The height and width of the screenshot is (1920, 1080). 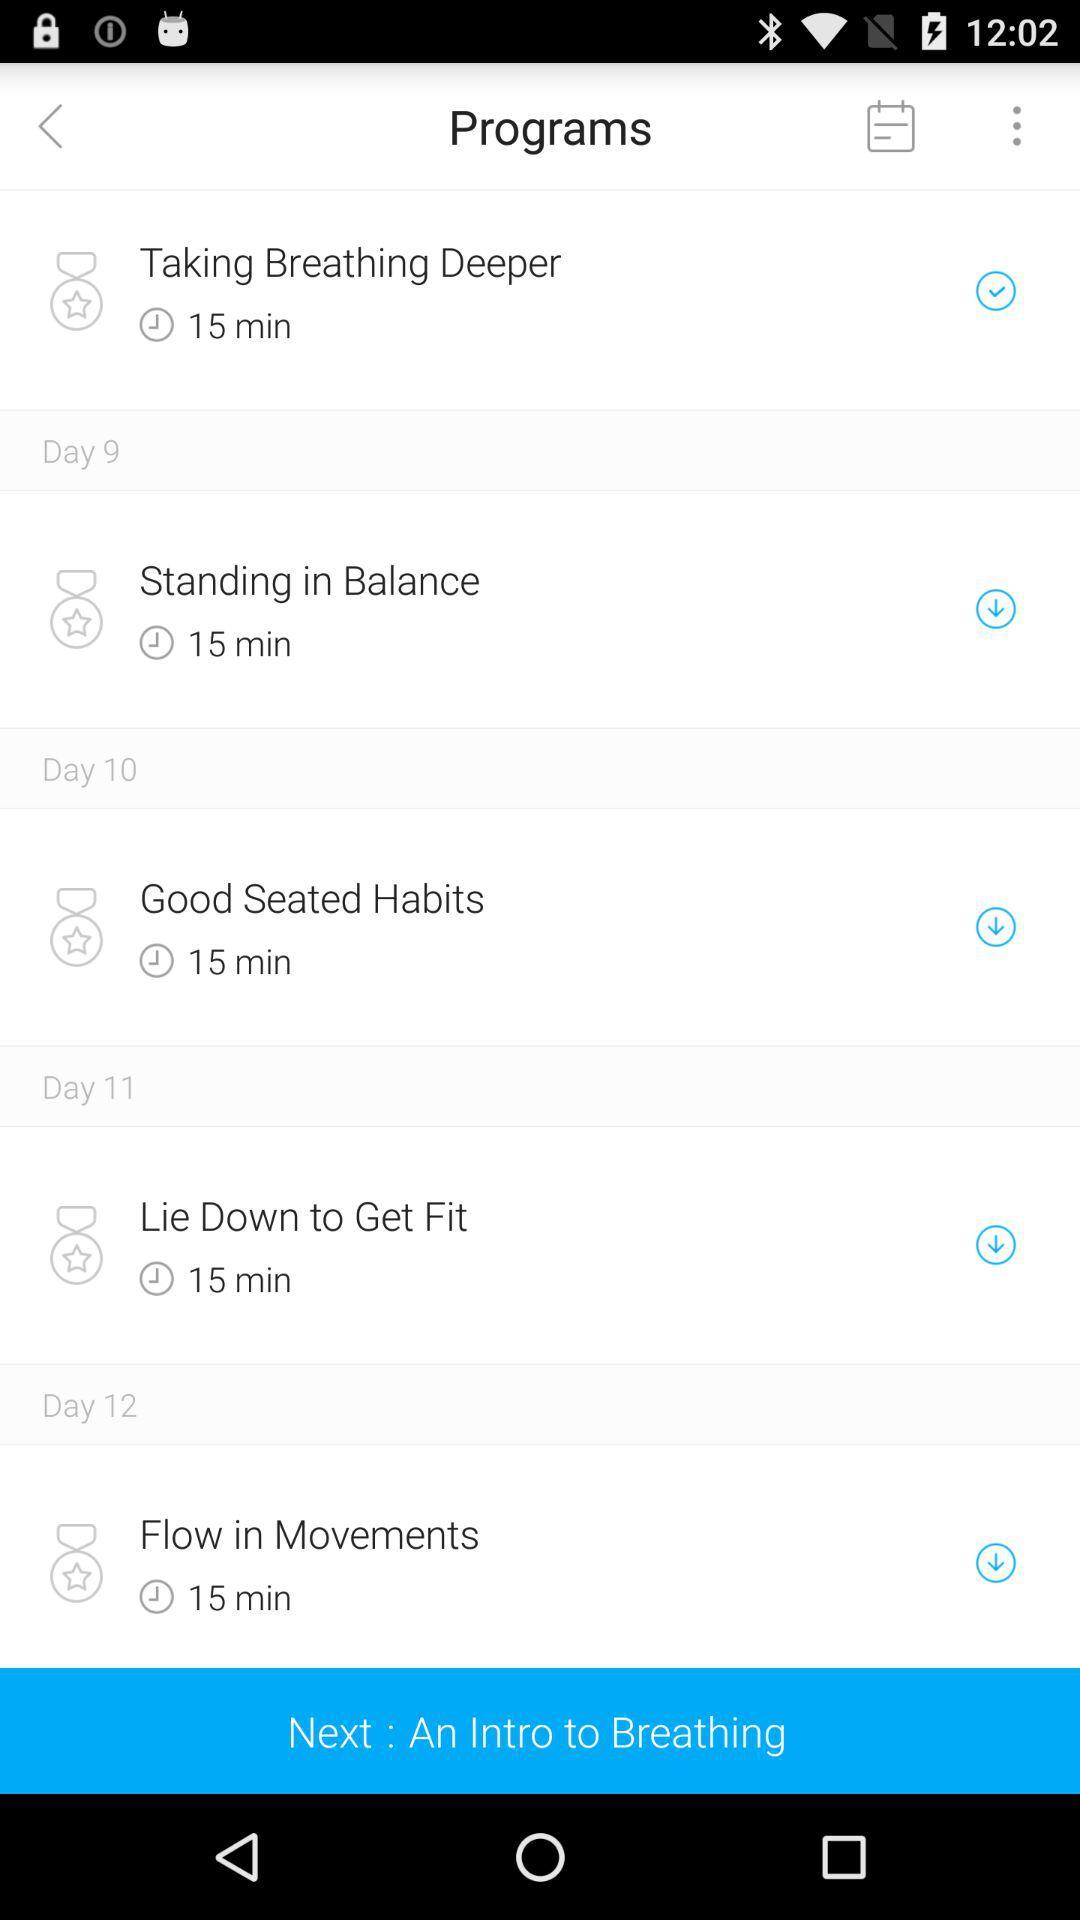 I want to click on the taking breathing deeper, so click(x=470, y=260).